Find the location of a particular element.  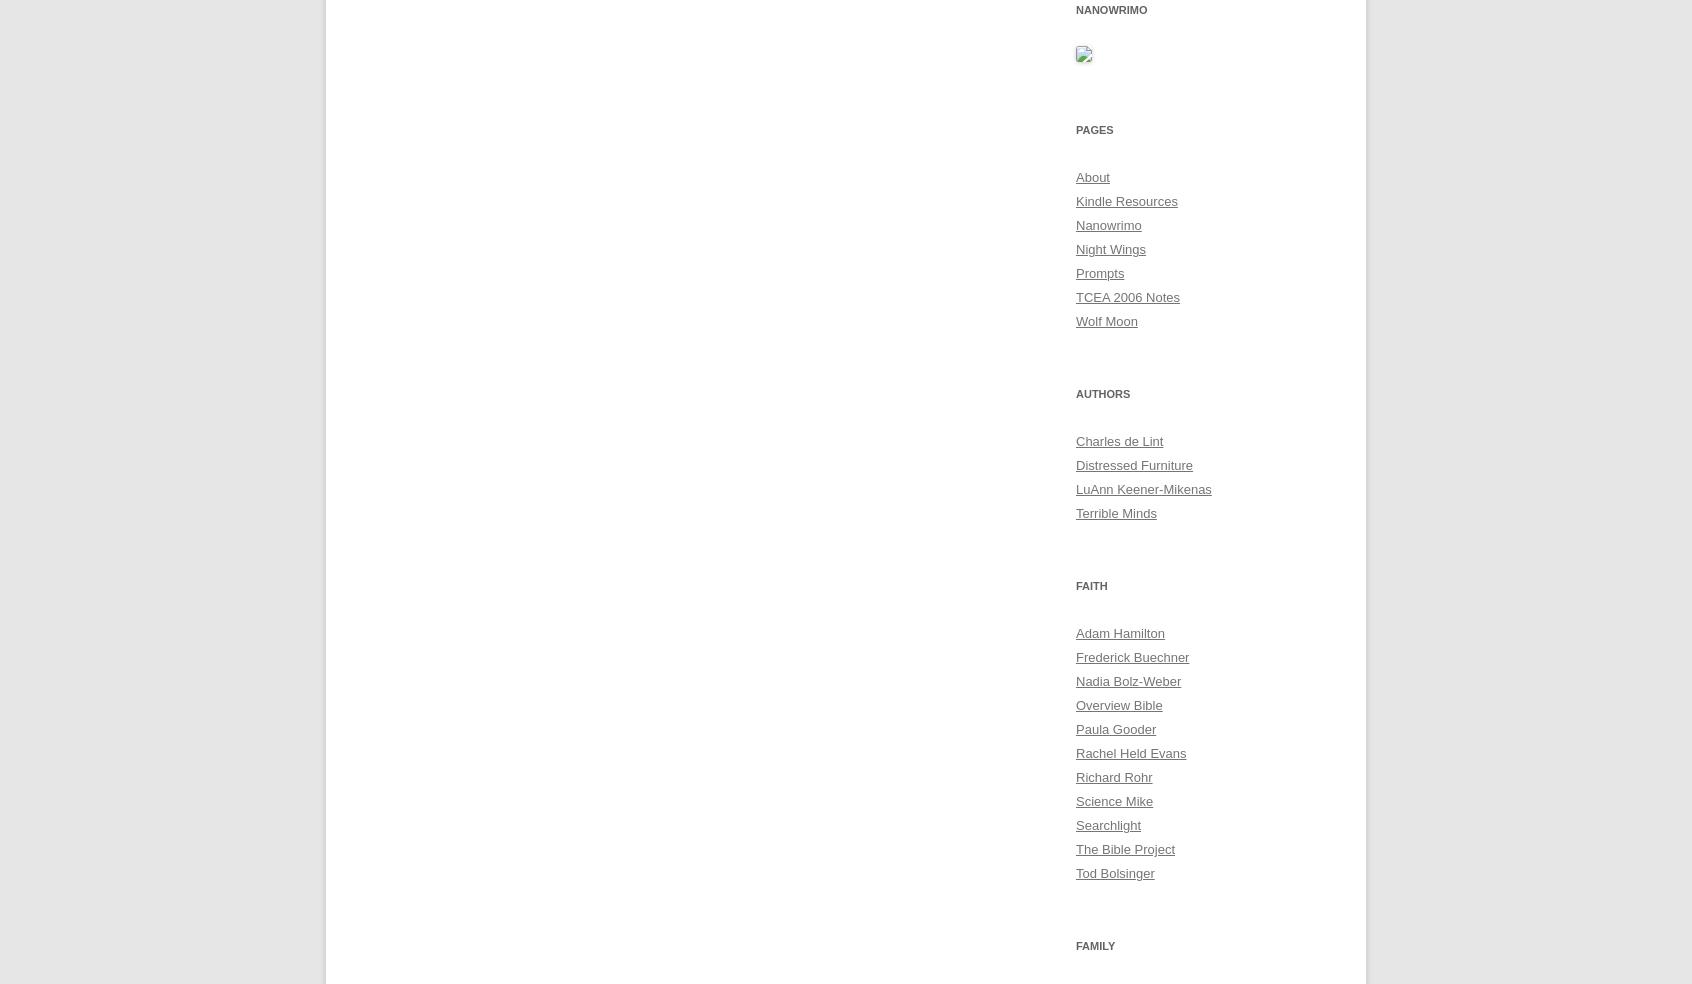

'Nadia Bolz-Weber' is located at coordinates (1128, 681).